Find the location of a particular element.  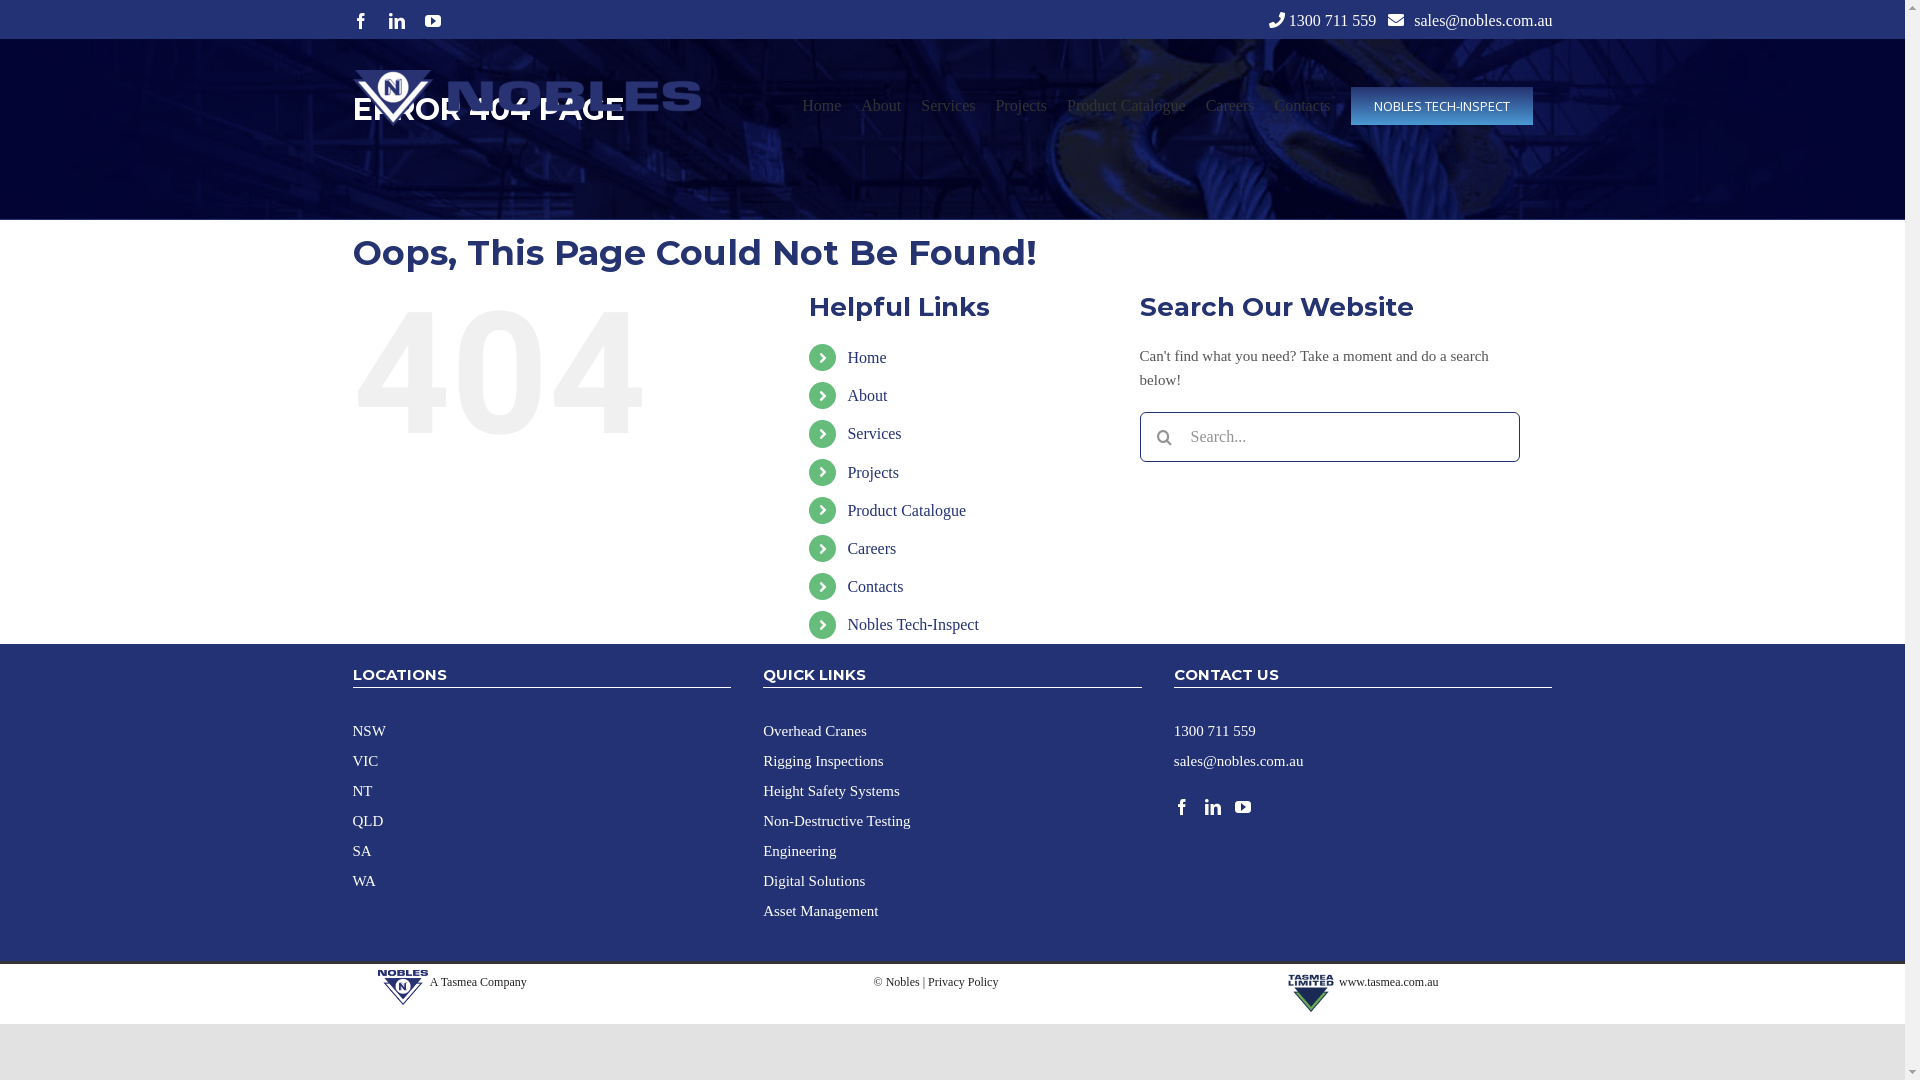

'Rigging Inspections' is located at coordinates (822, 759).